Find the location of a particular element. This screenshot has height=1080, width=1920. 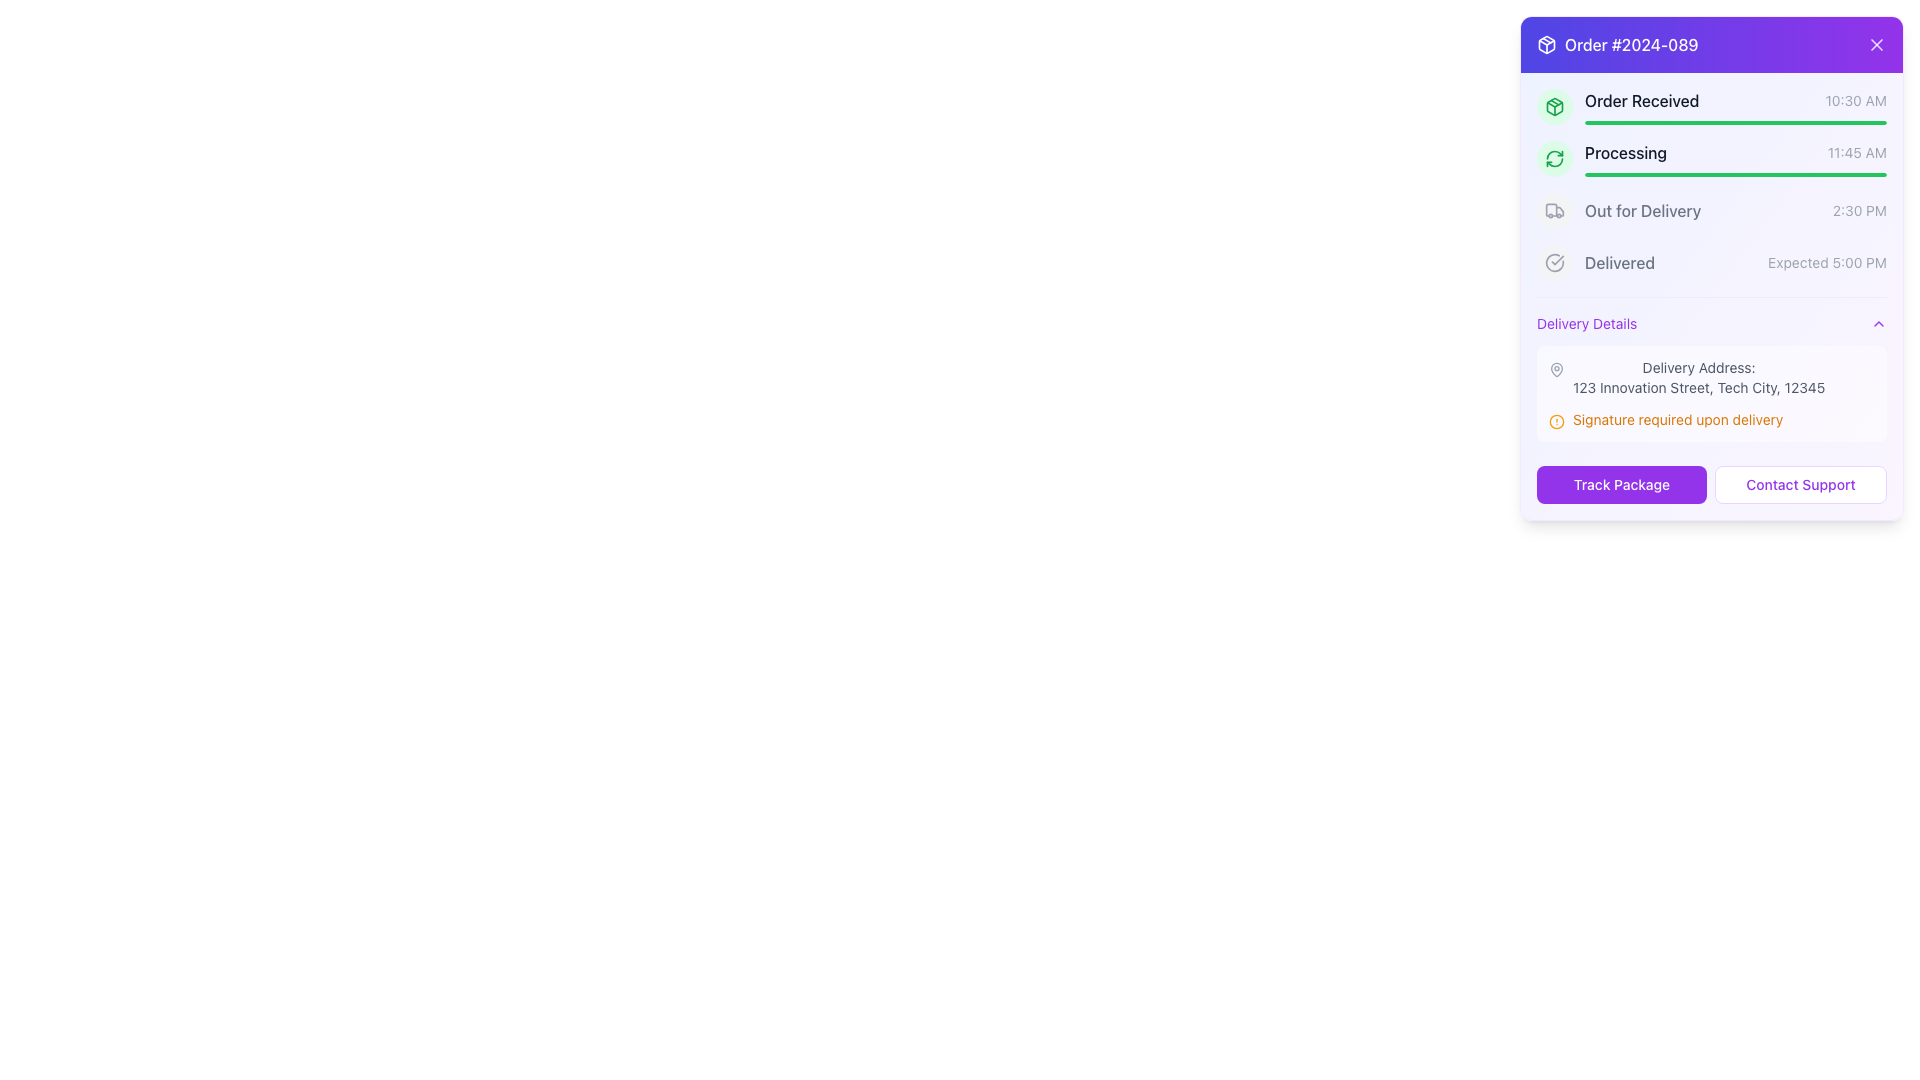

the polygonal-like icon styled as a package or box located in the header section of the panel, positioned to the left of the text 'Order #2024-089' is located at coordinates (1554, 107).